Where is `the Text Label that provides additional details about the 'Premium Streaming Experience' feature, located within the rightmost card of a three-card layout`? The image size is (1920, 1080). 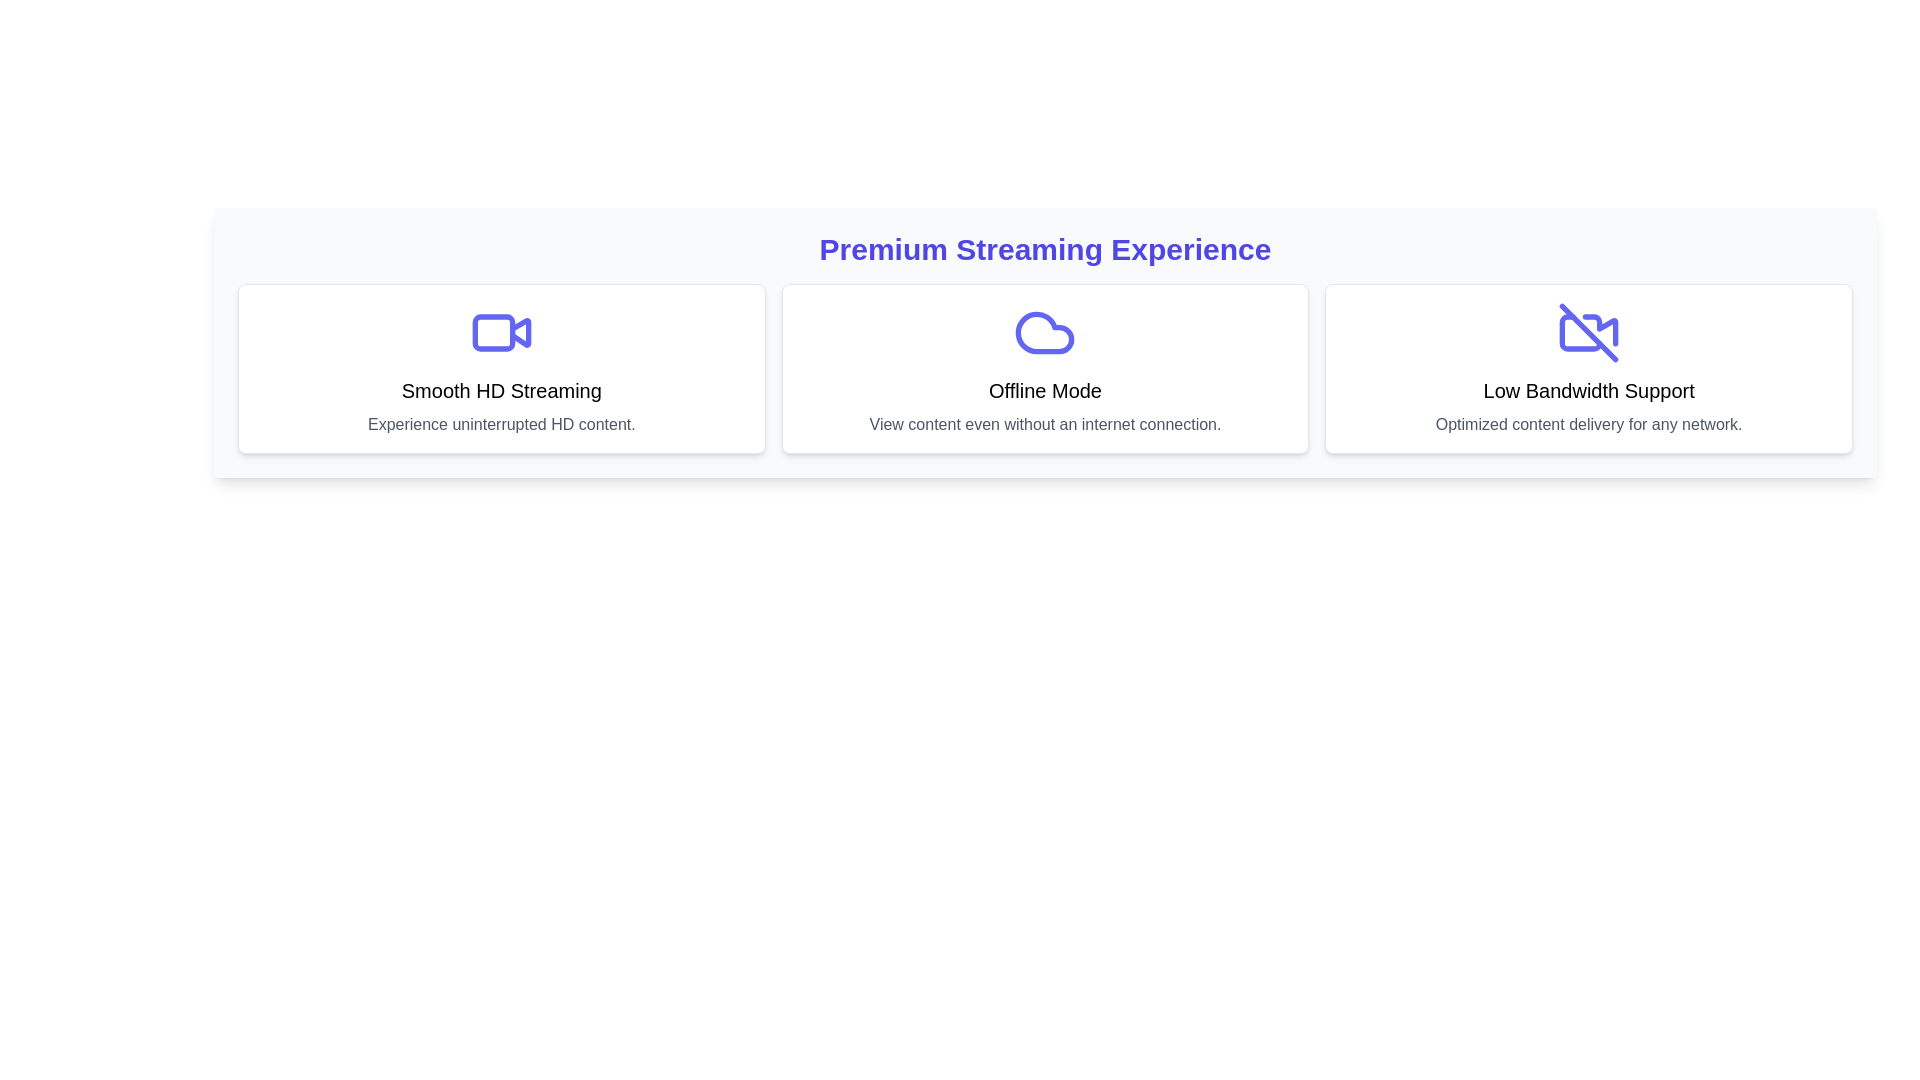 the Text Label that provides additional details about the 'Premium Streaming Experience' feature, located within the rightmost card of a three-card layout is located at coordinates (1588, 423).